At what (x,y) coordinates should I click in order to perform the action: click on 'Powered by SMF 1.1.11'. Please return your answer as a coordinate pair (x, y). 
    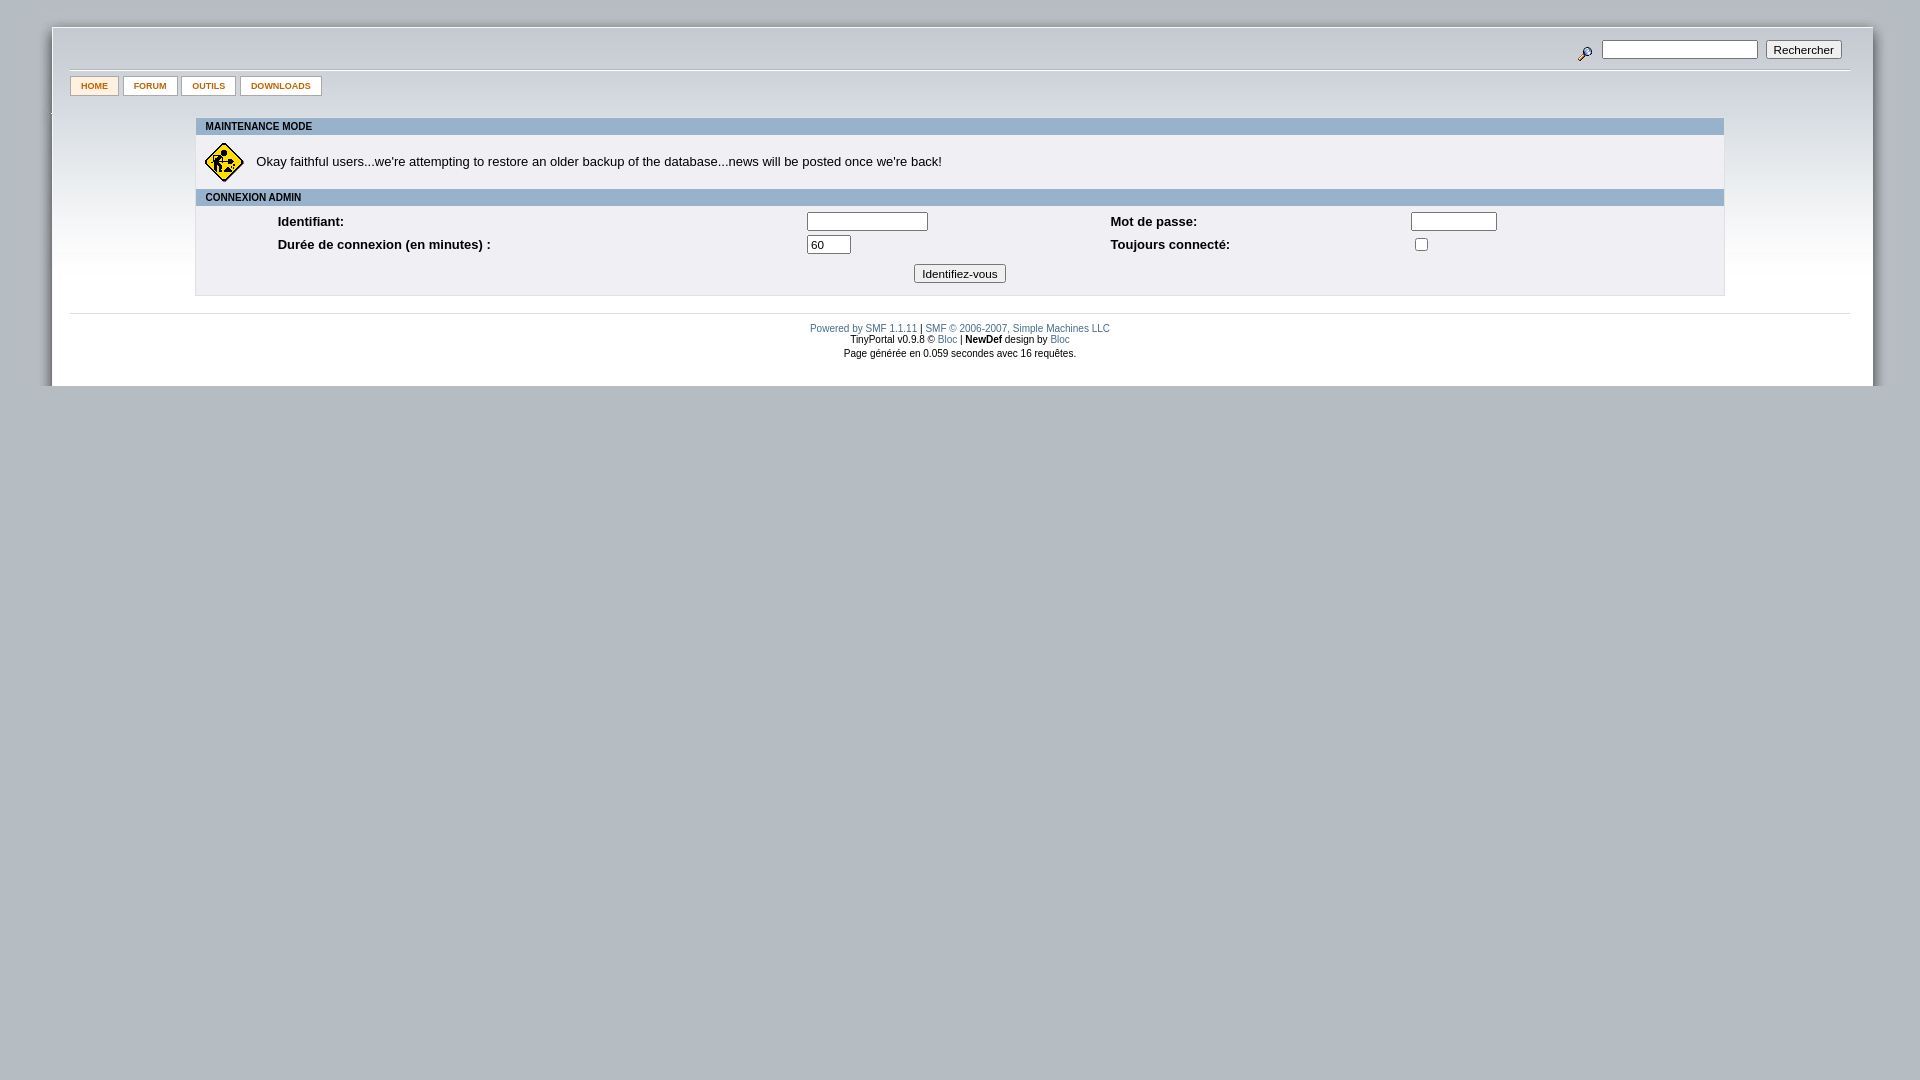
    Looking at the image, I should click on (863, 327).